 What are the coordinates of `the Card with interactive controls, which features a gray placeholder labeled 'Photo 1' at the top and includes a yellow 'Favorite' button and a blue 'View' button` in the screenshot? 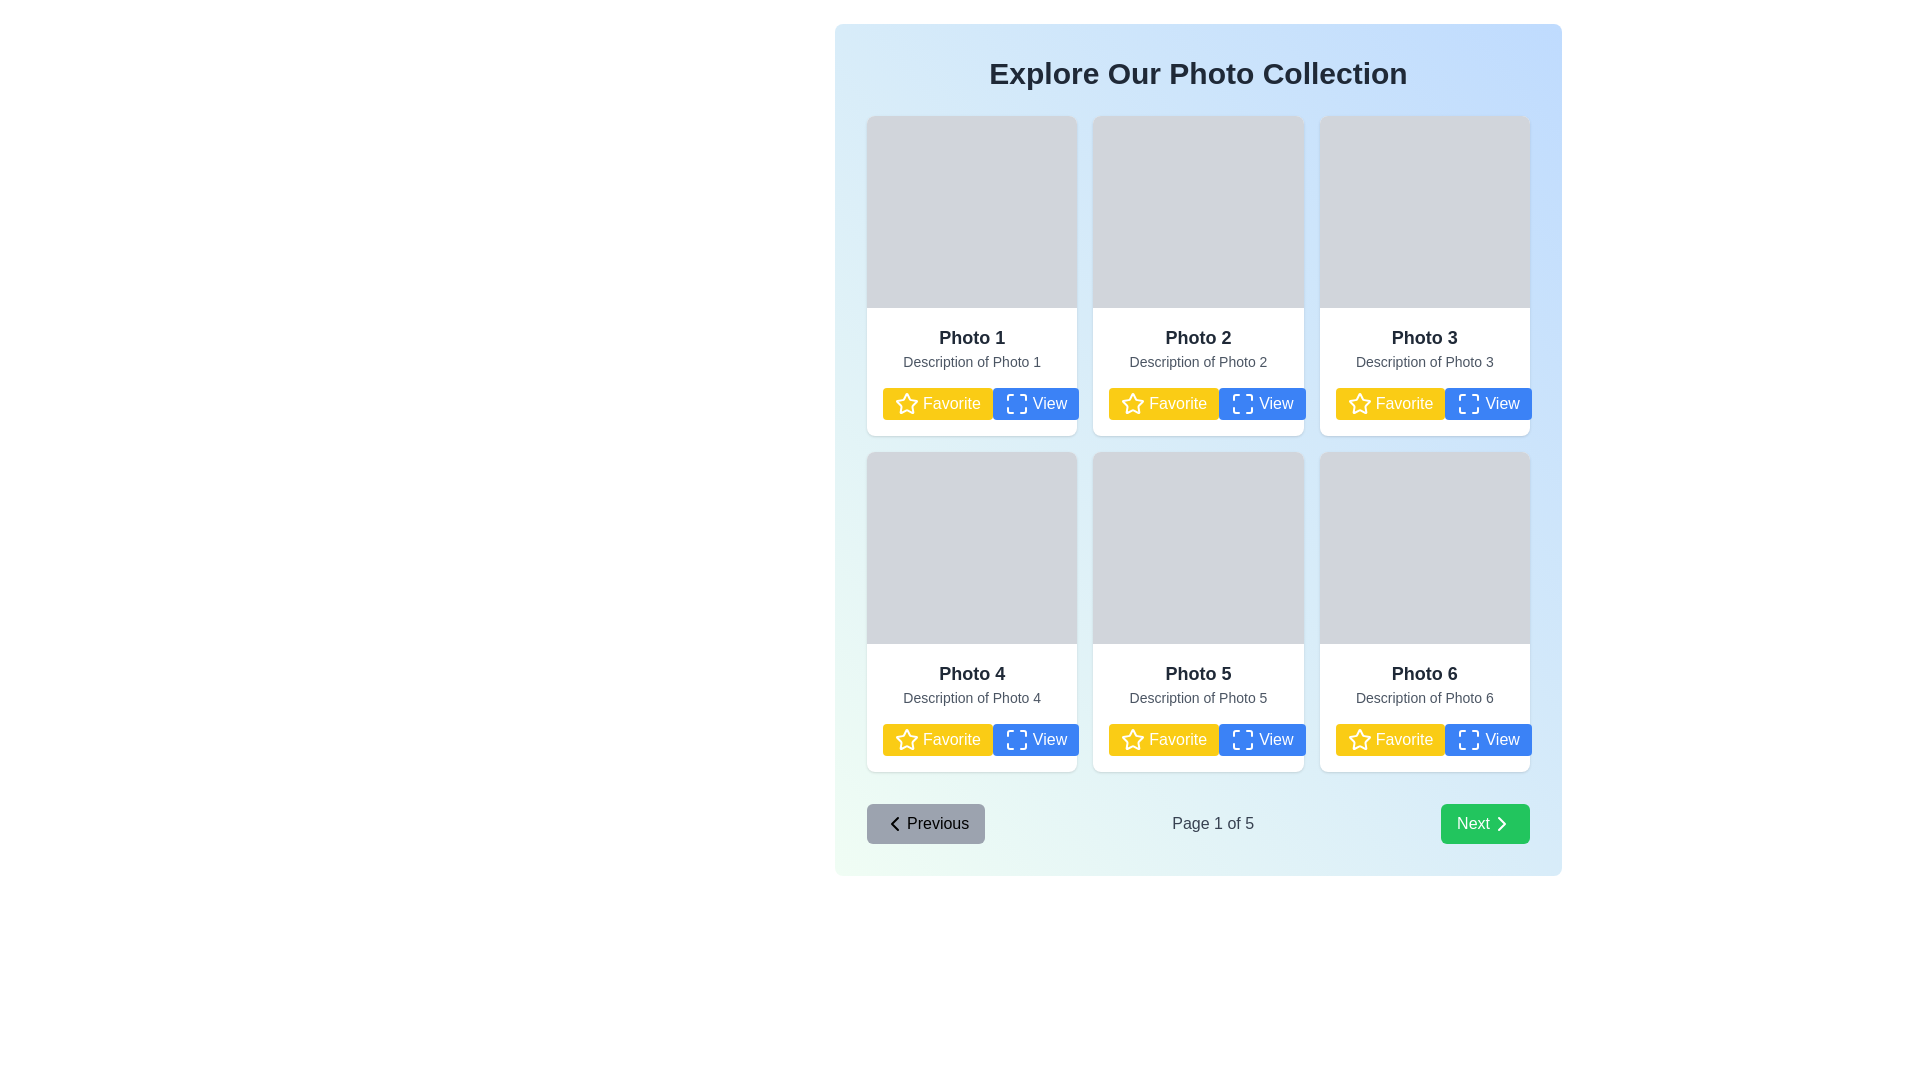 It's located at (972, 276).